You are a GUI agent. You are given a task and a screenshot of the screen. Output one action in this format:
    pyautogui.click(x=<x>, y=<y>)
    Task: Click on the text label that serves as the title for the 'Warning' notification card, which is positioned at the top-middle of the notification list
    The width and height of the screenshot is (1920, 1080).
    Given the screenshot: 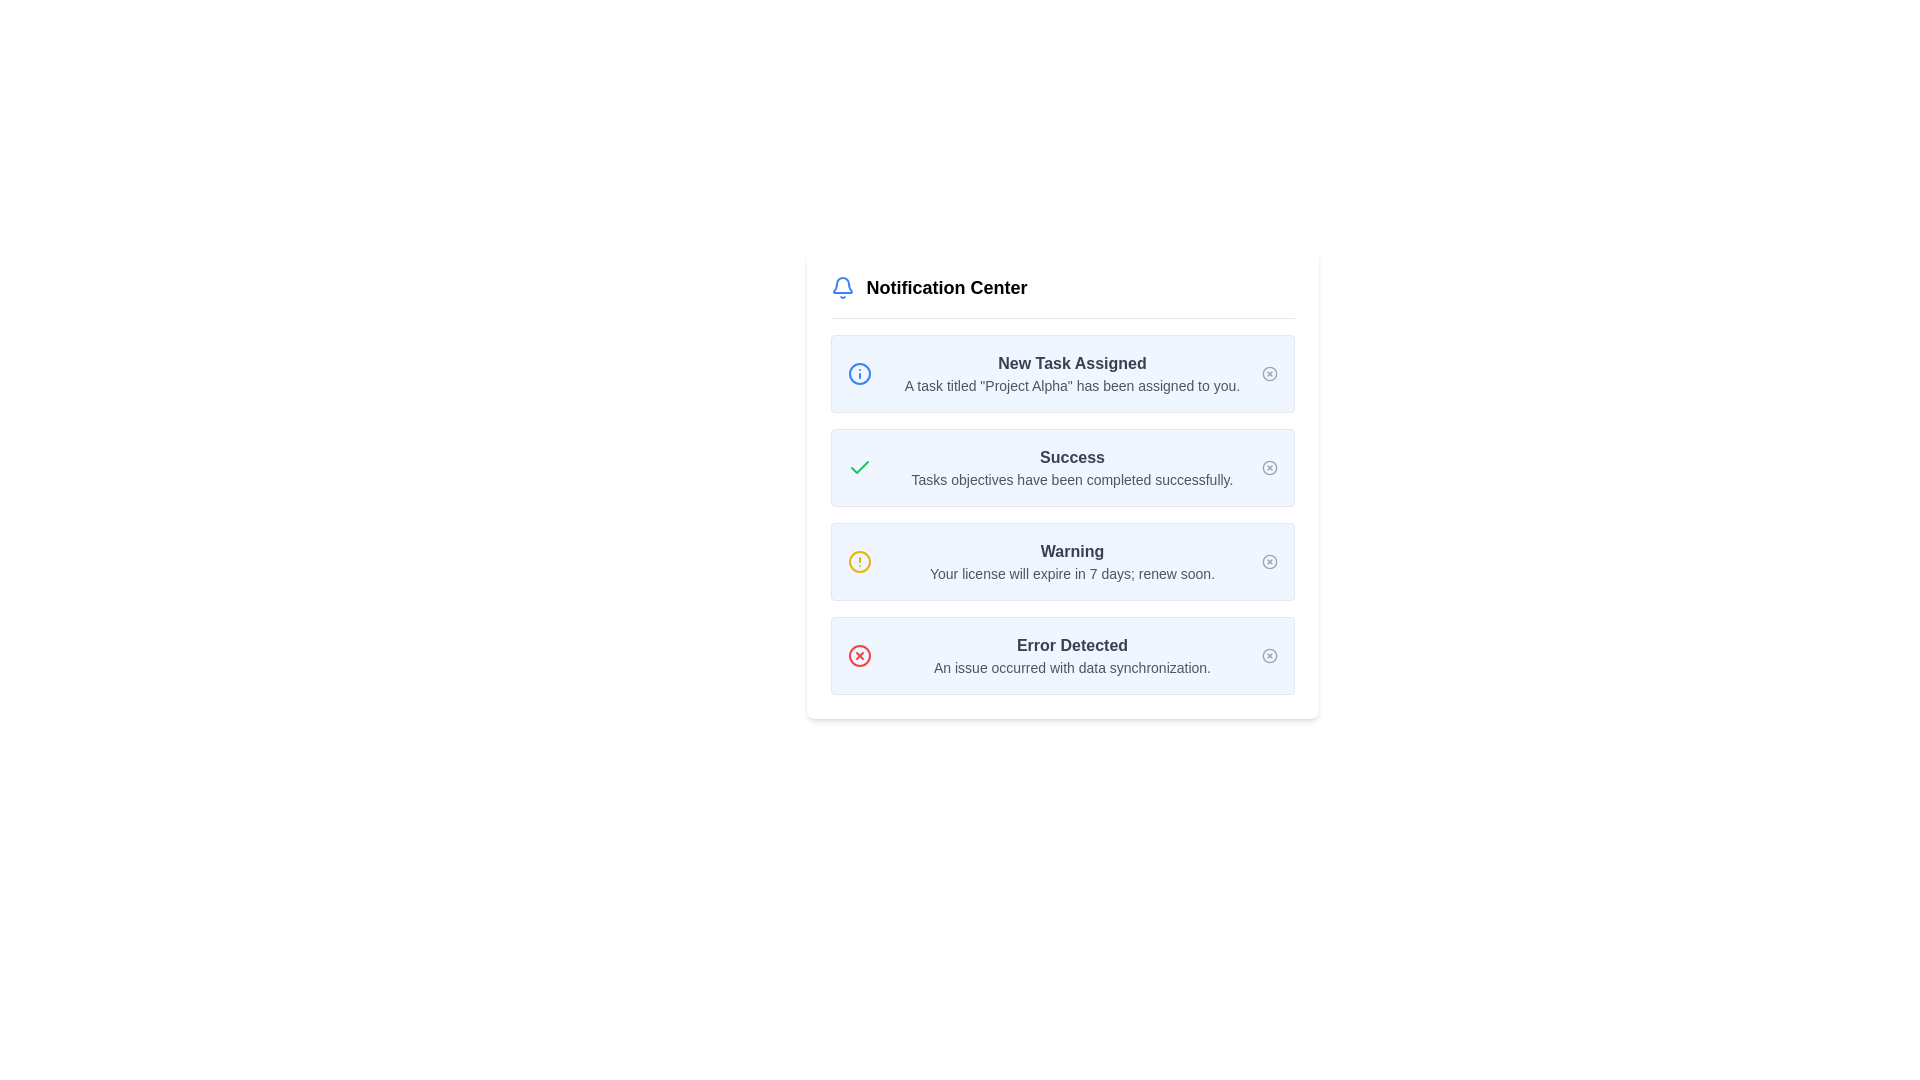 What is the action you would take?
    pyautogui.click(x=1071, y=551)
    